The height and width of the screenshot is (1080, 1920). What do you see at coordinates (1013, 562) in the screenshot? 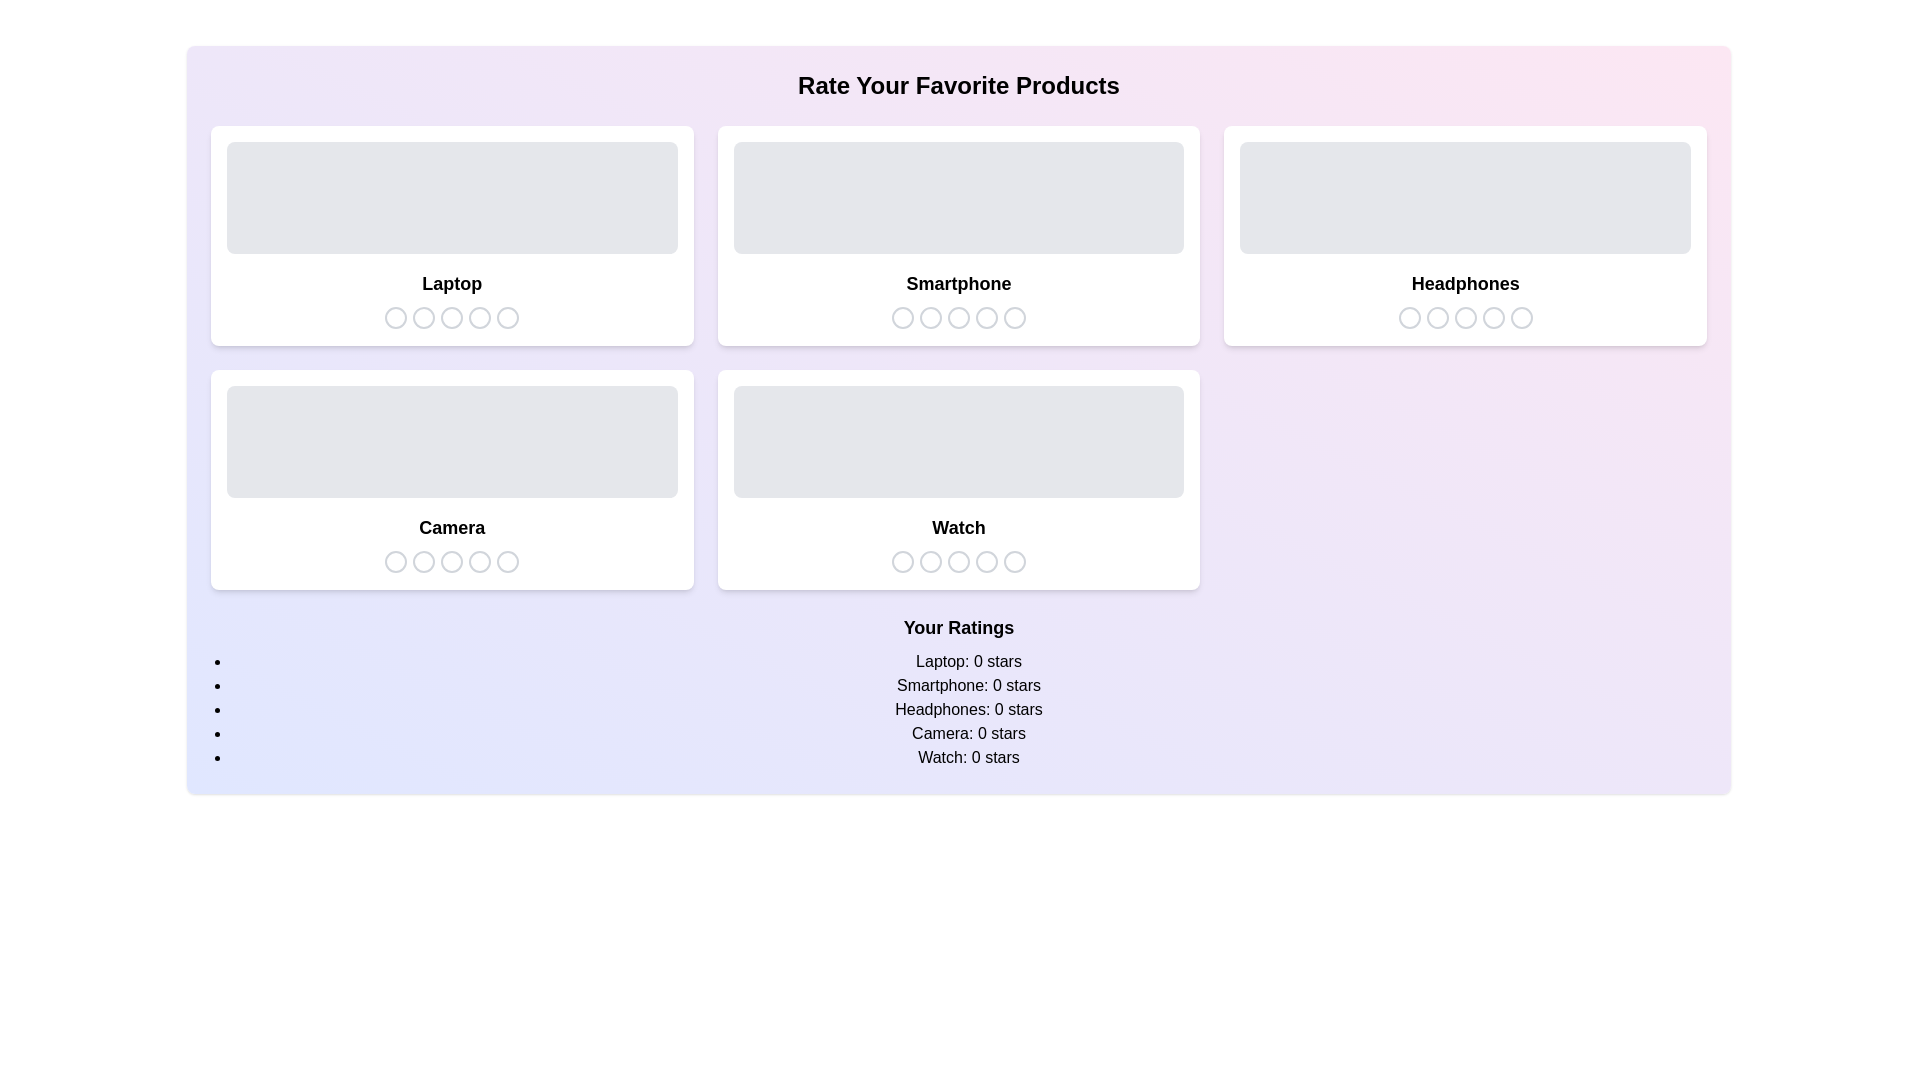
I see `the star icon corresponding to 5 stars for the product Watch` at bounding box center [1013, 562].